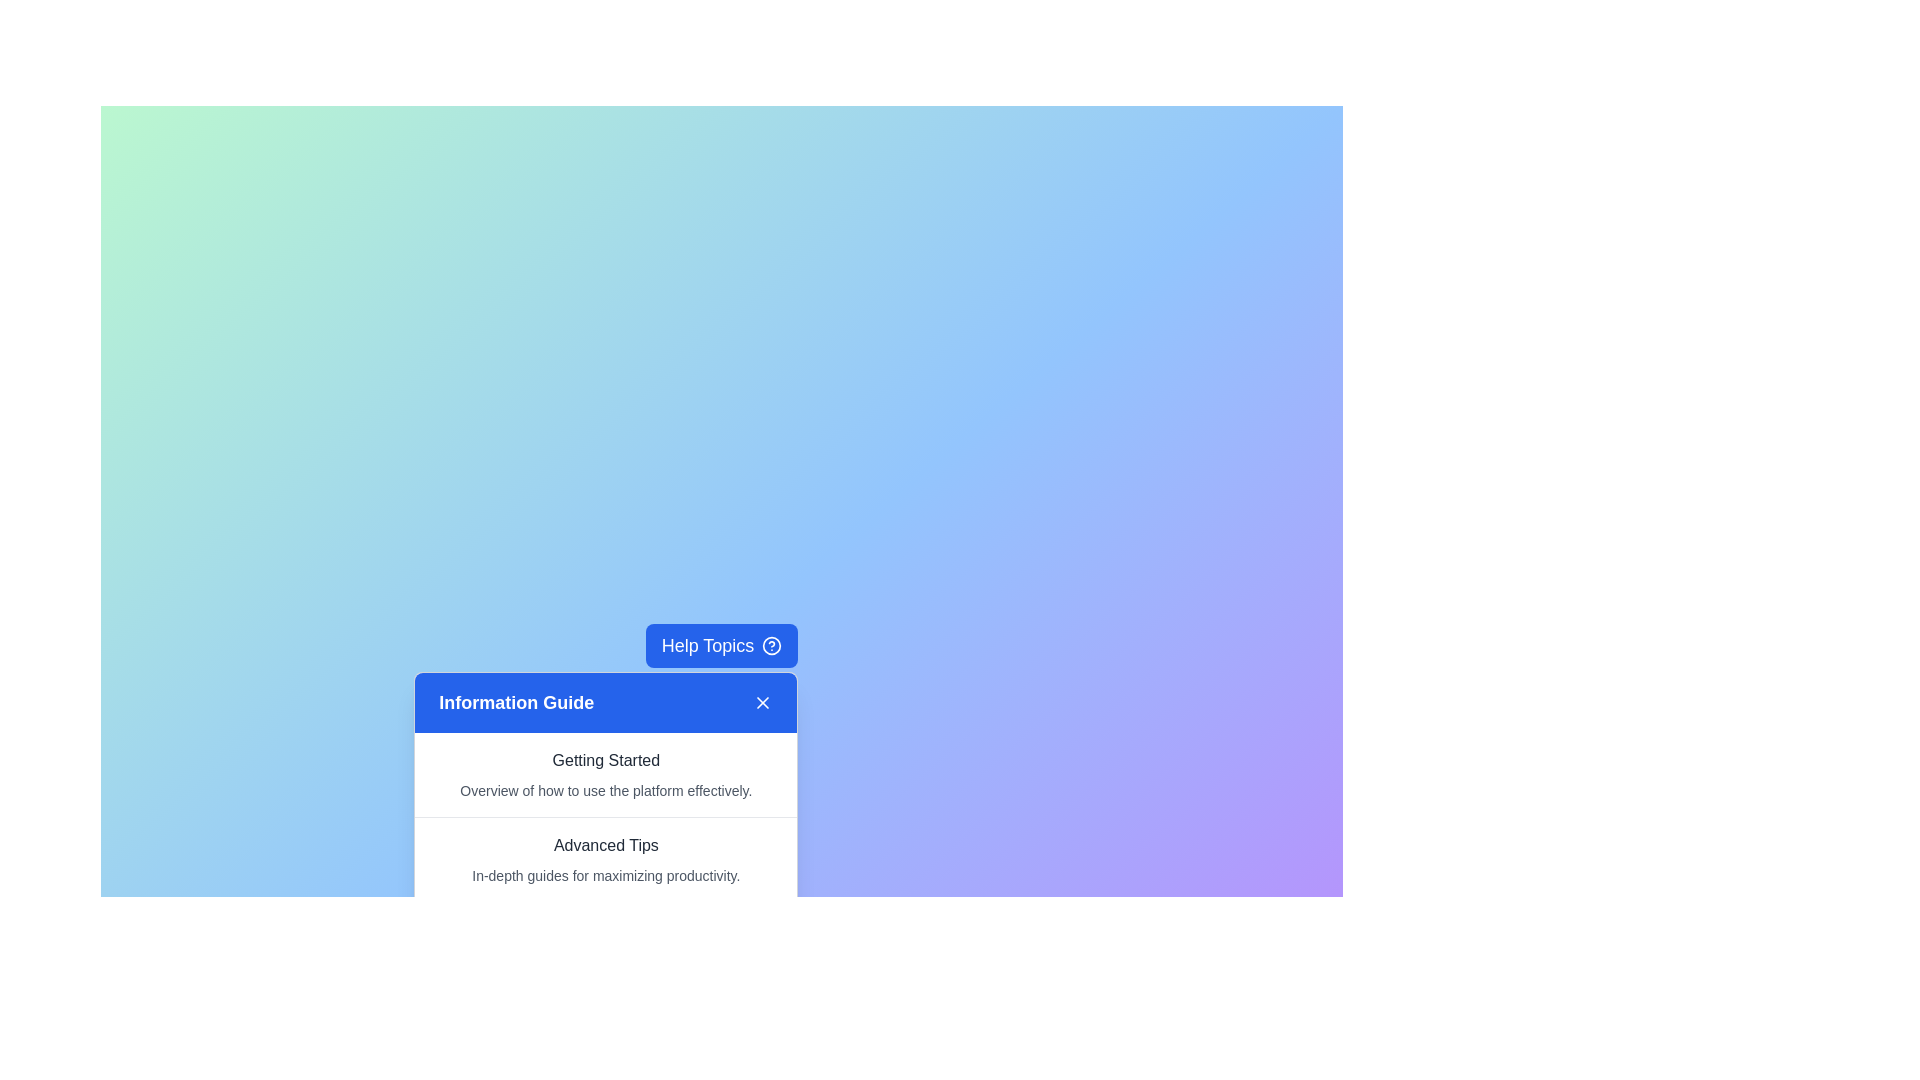 The image size is (1920, 1080). What do you see at coordinates (720, 645) in the screenshot?
I see `the interactive help button located above the blue header labeled 'Information Guide'` at bounding box center [720, 645].